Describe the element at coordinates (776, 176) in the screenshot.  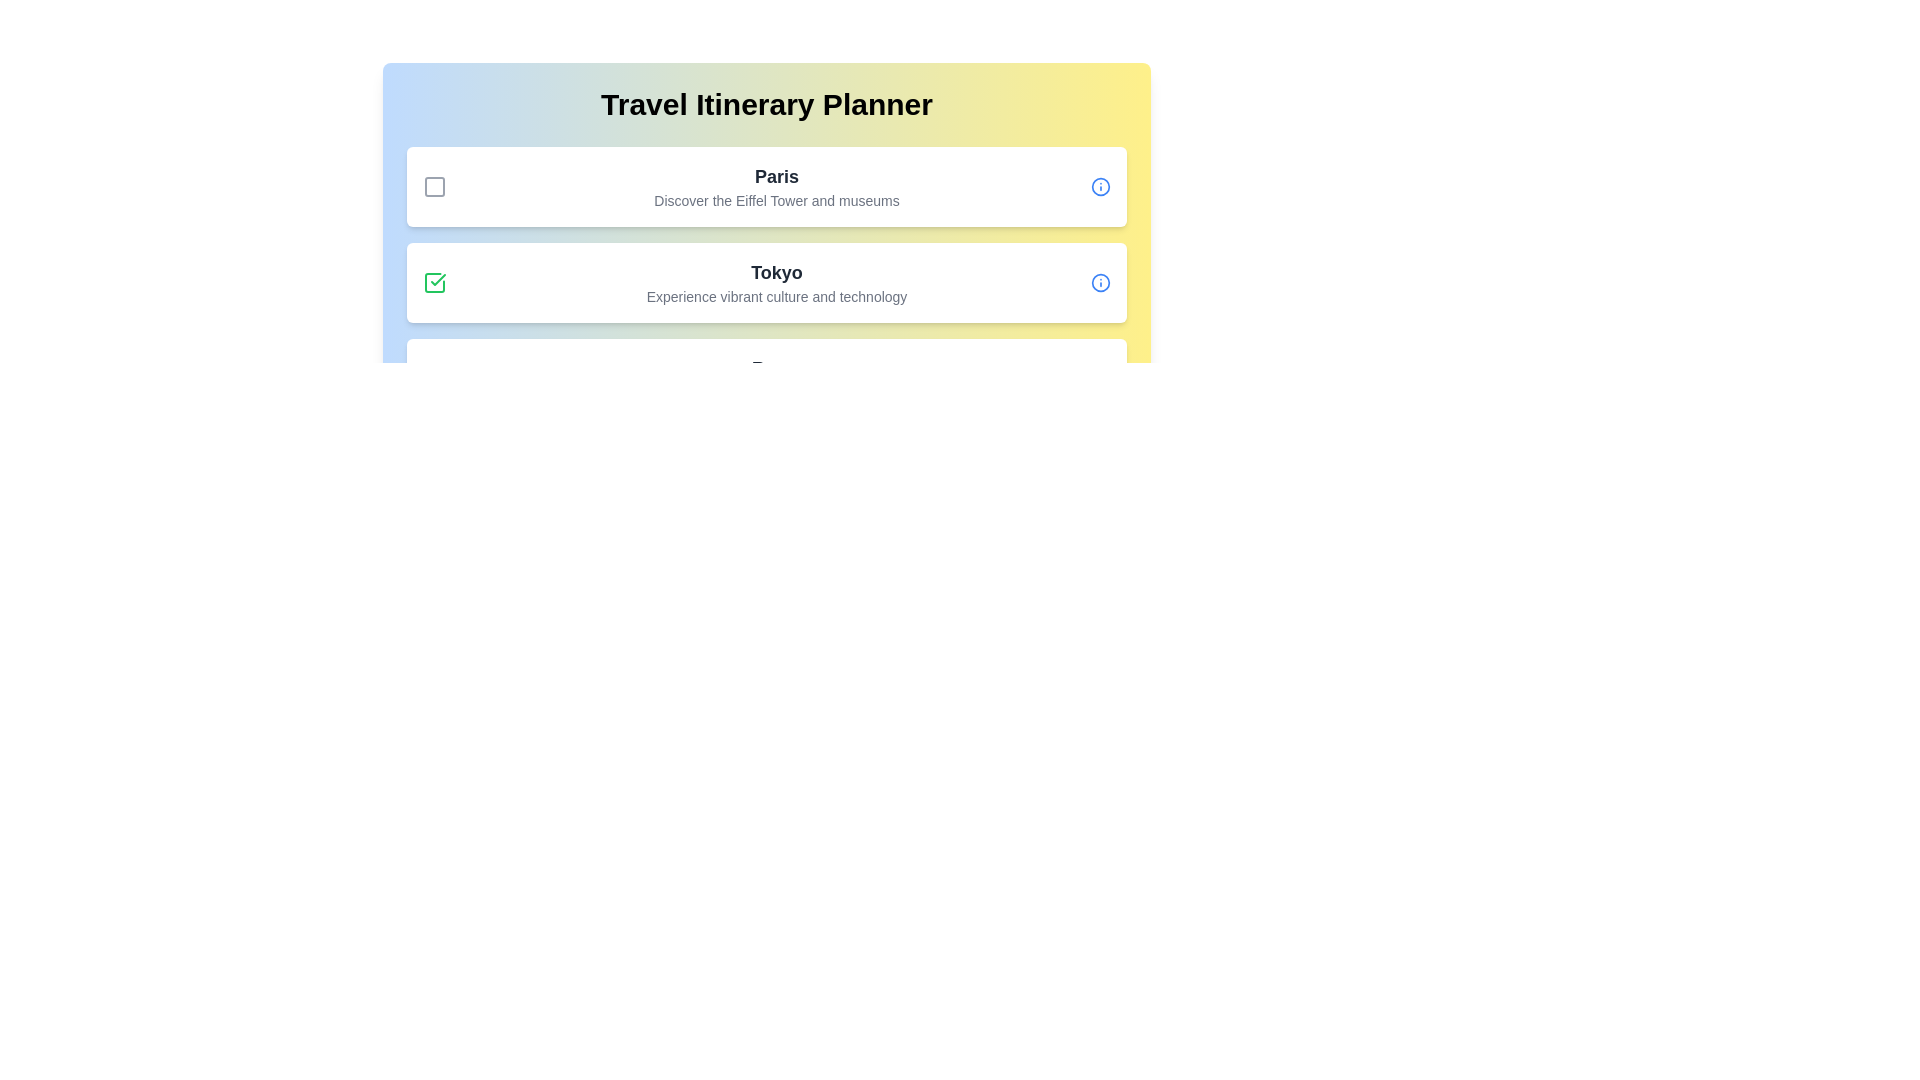
I see `the text label 'Paris' in the Travel Itinerary Planner` at that location.